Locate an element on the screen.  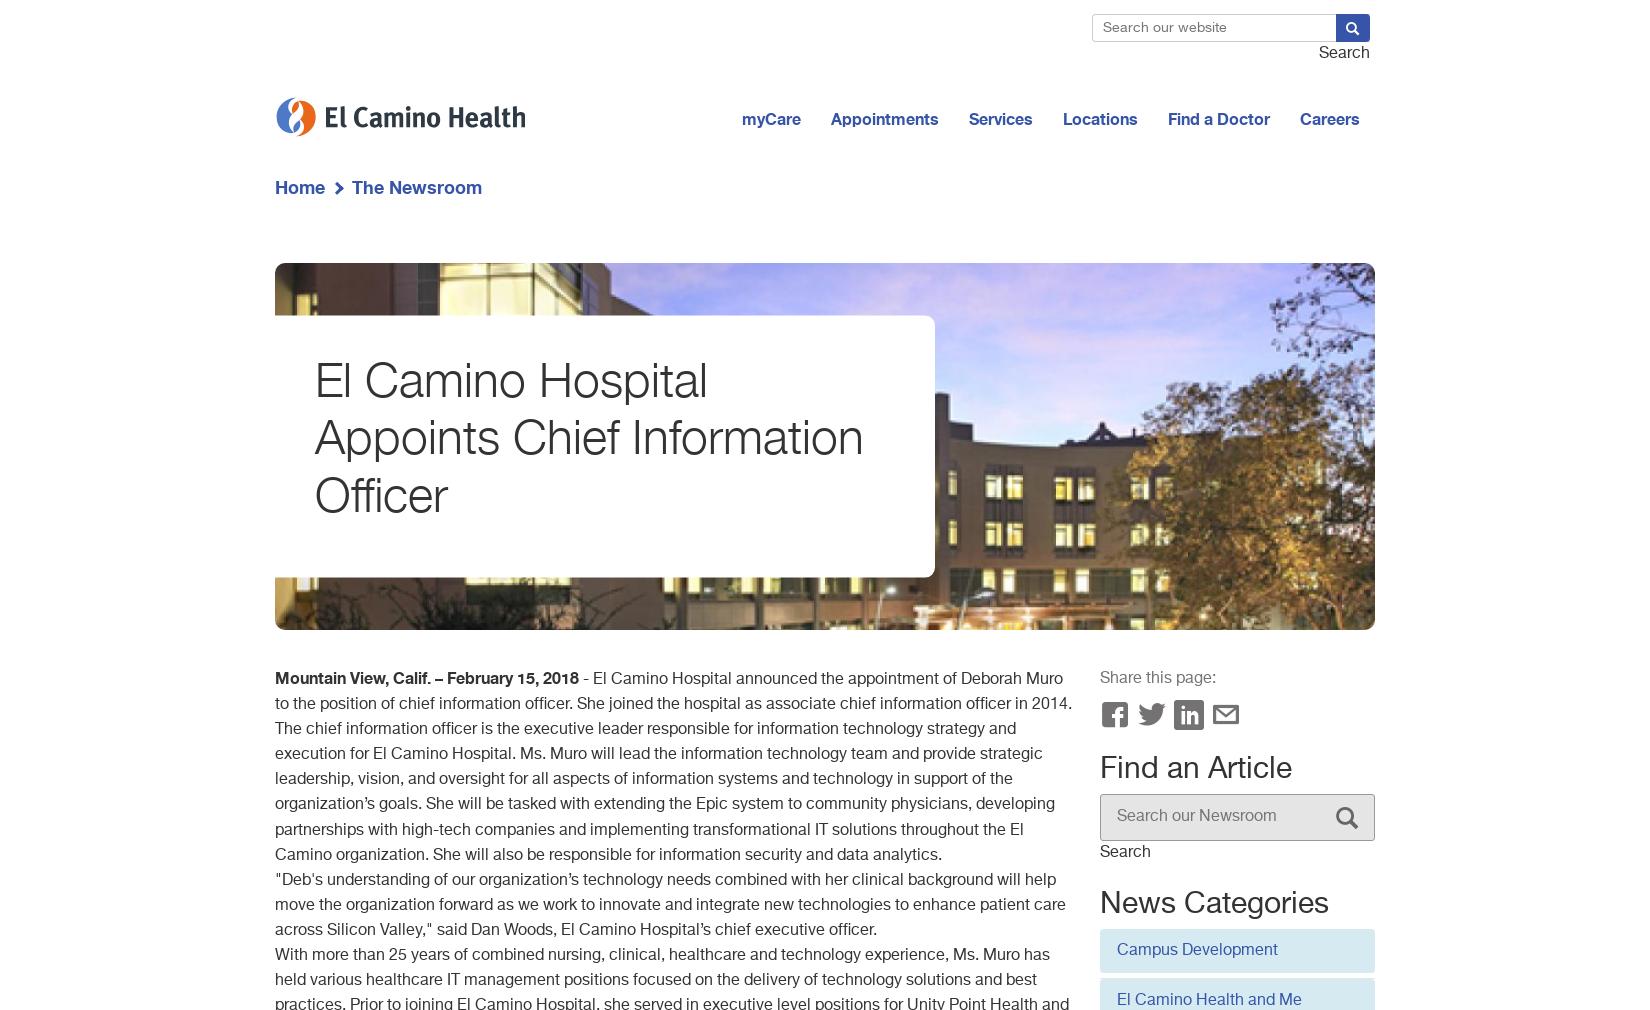
'News Categories' is located at coordinates (1100, 903).